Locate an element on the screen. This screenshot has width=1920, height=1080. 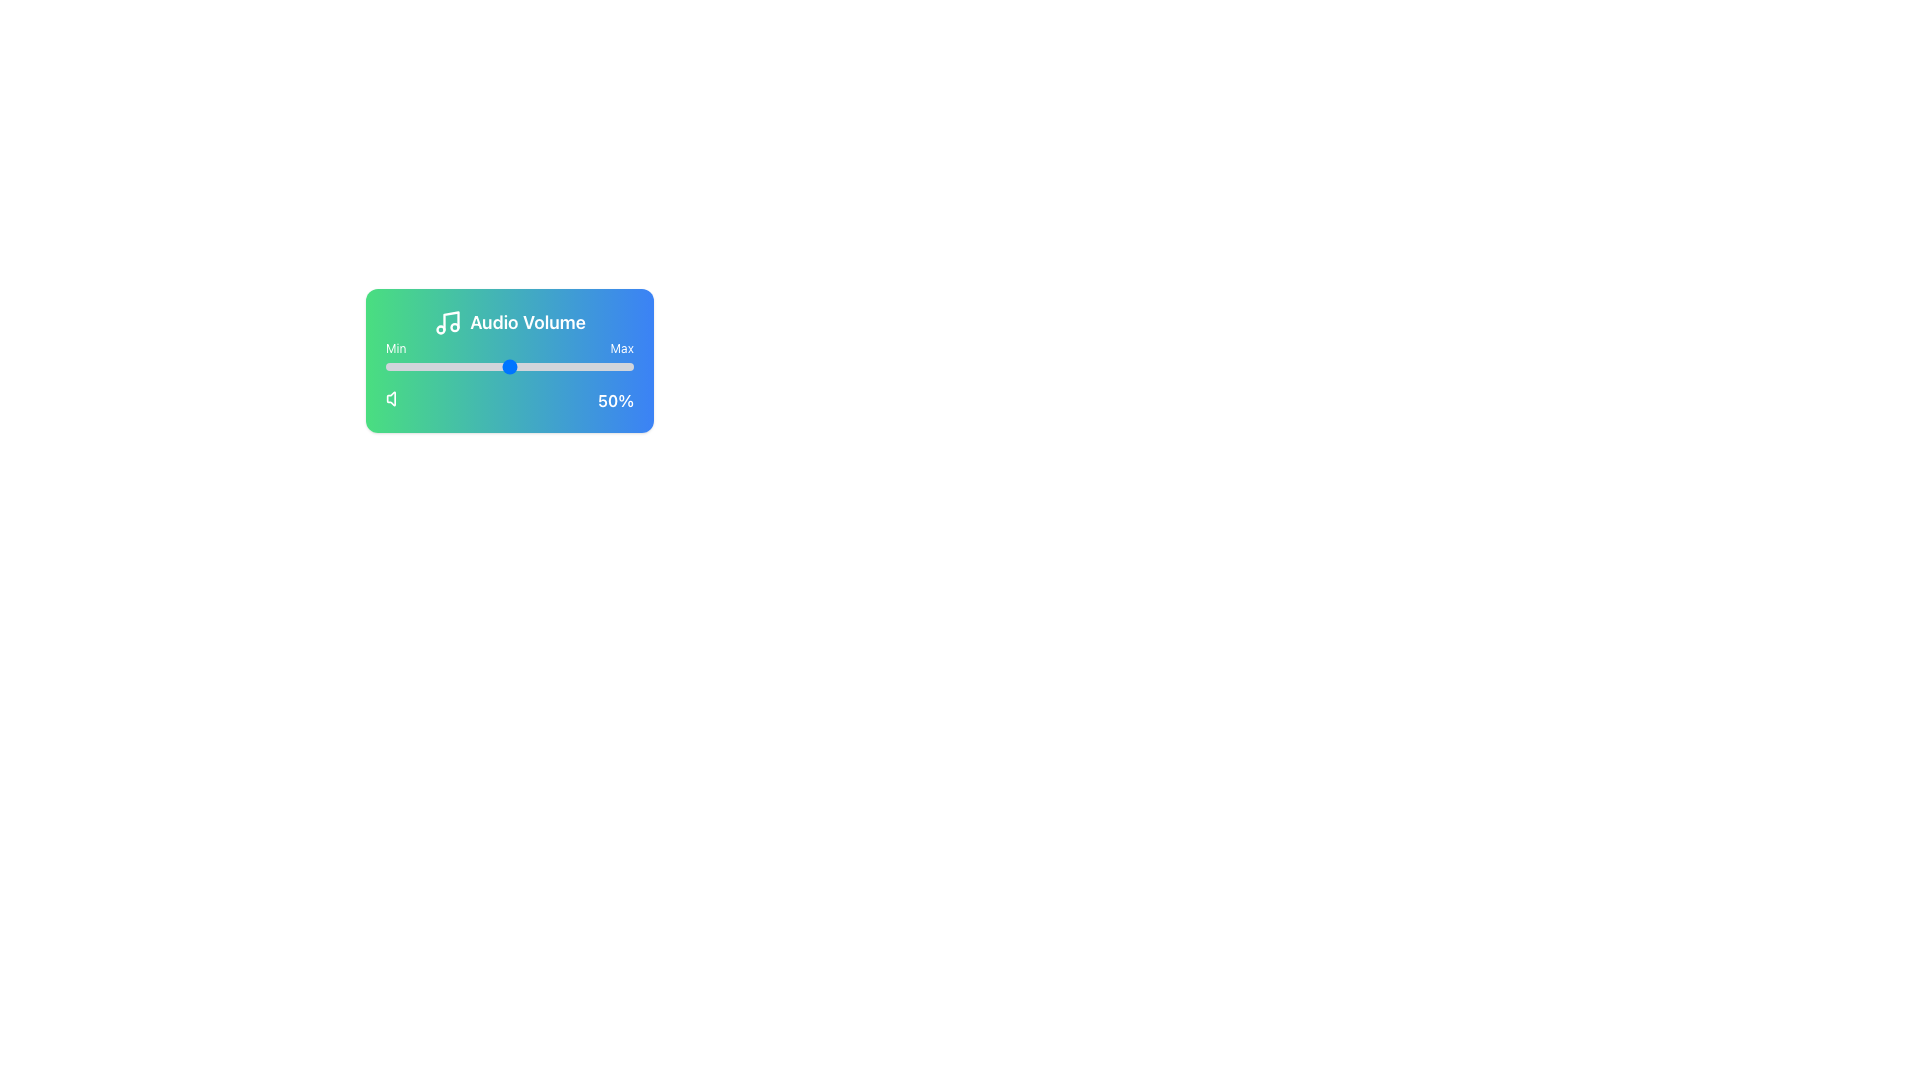
the volume is located at coordinates (419, 366).